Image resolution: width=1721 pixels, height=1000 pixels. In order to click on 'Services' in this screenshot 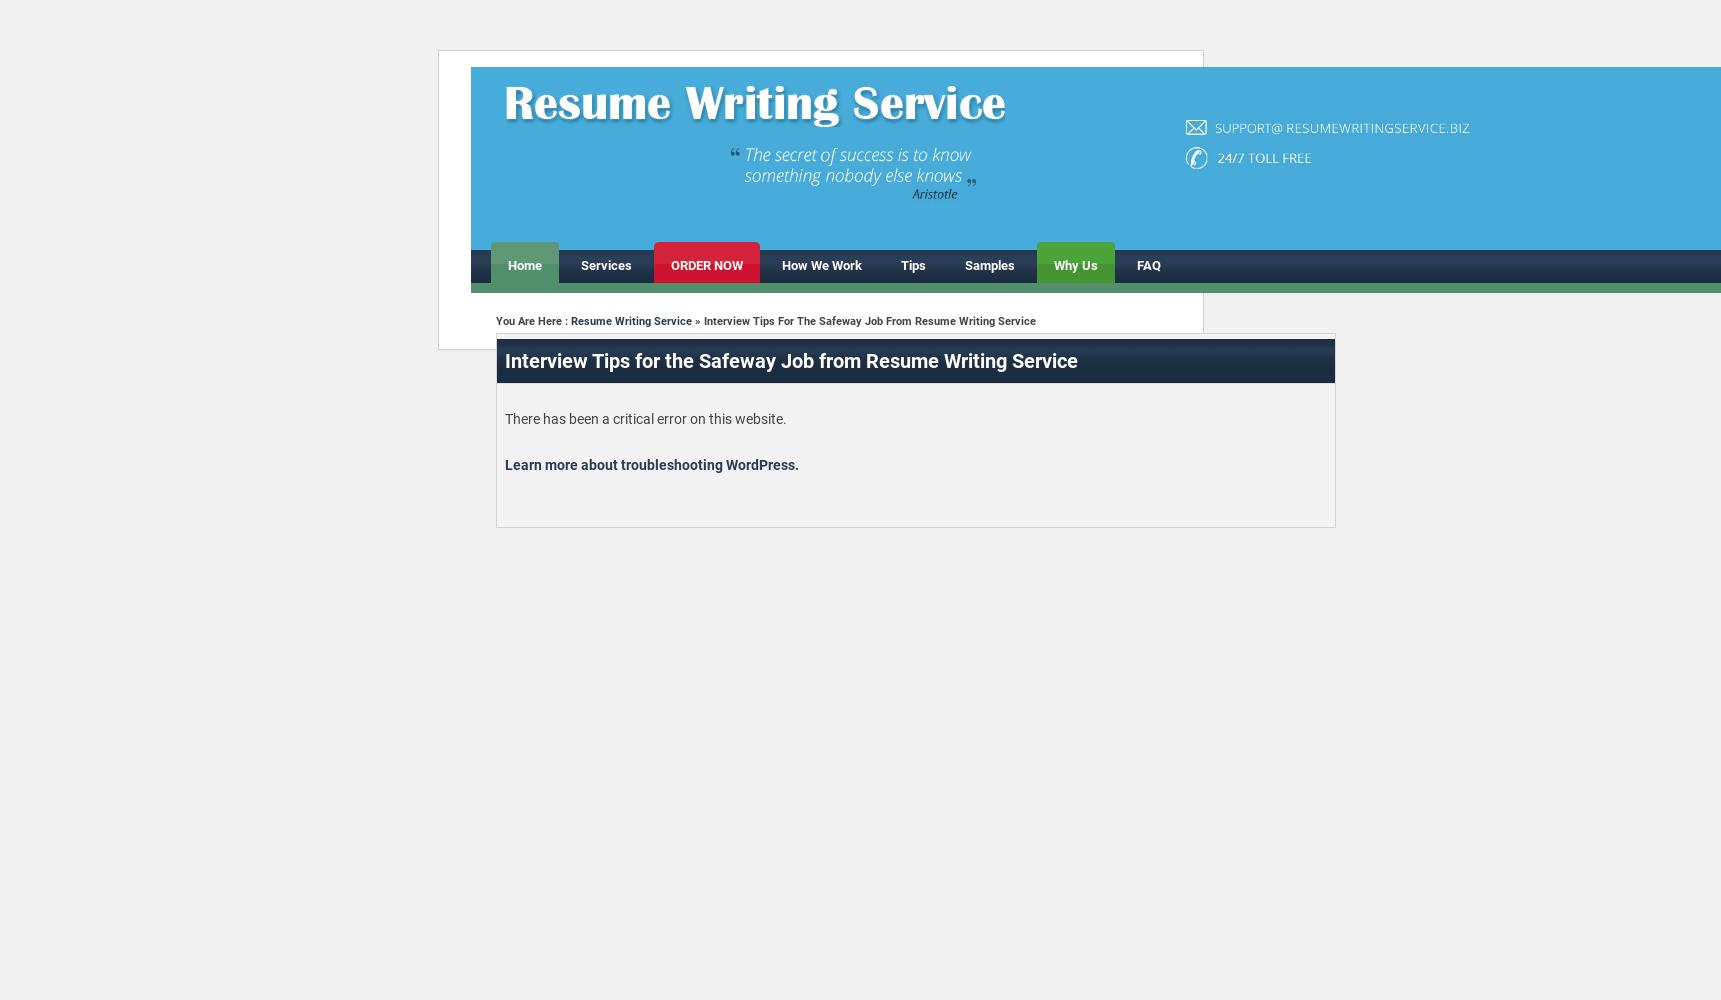, I will do `click(605, 265)`.